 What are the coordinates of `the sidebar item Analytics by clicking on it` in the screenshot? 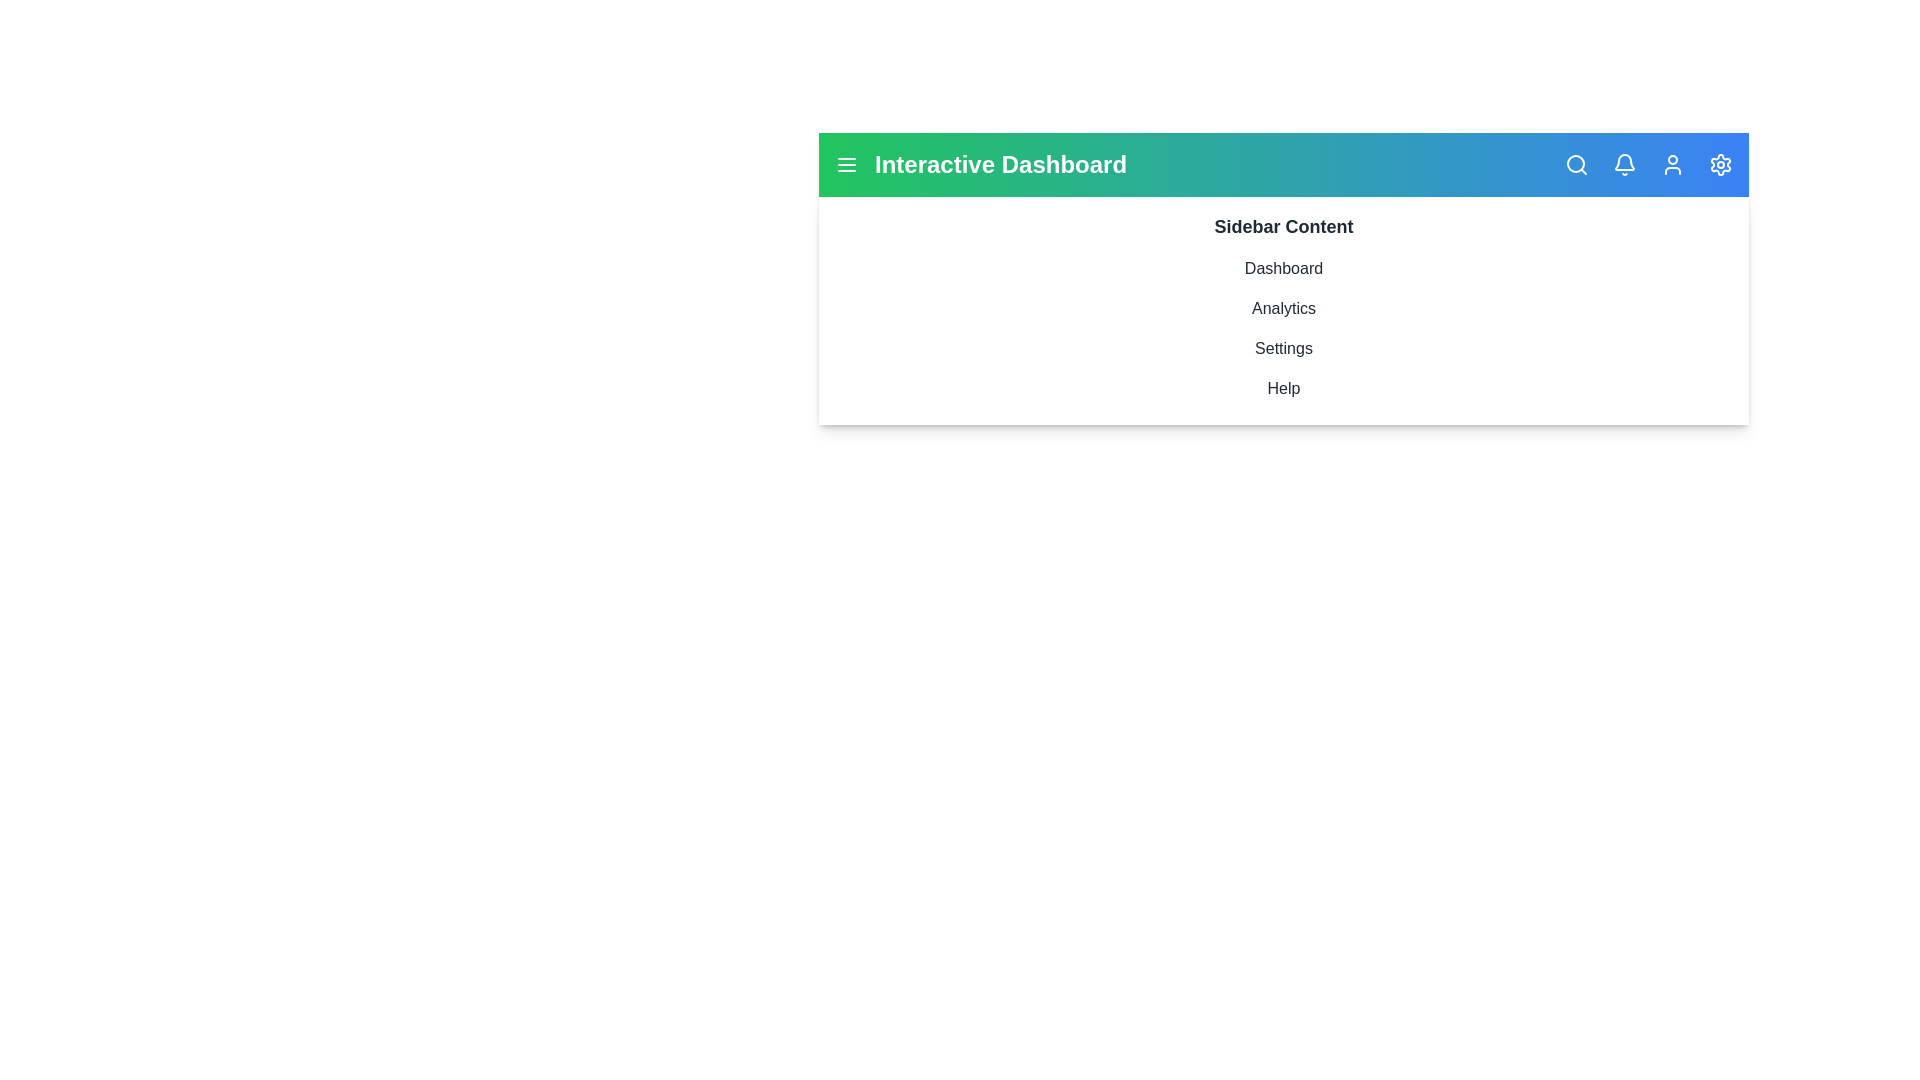 It's located at (1283, 308).